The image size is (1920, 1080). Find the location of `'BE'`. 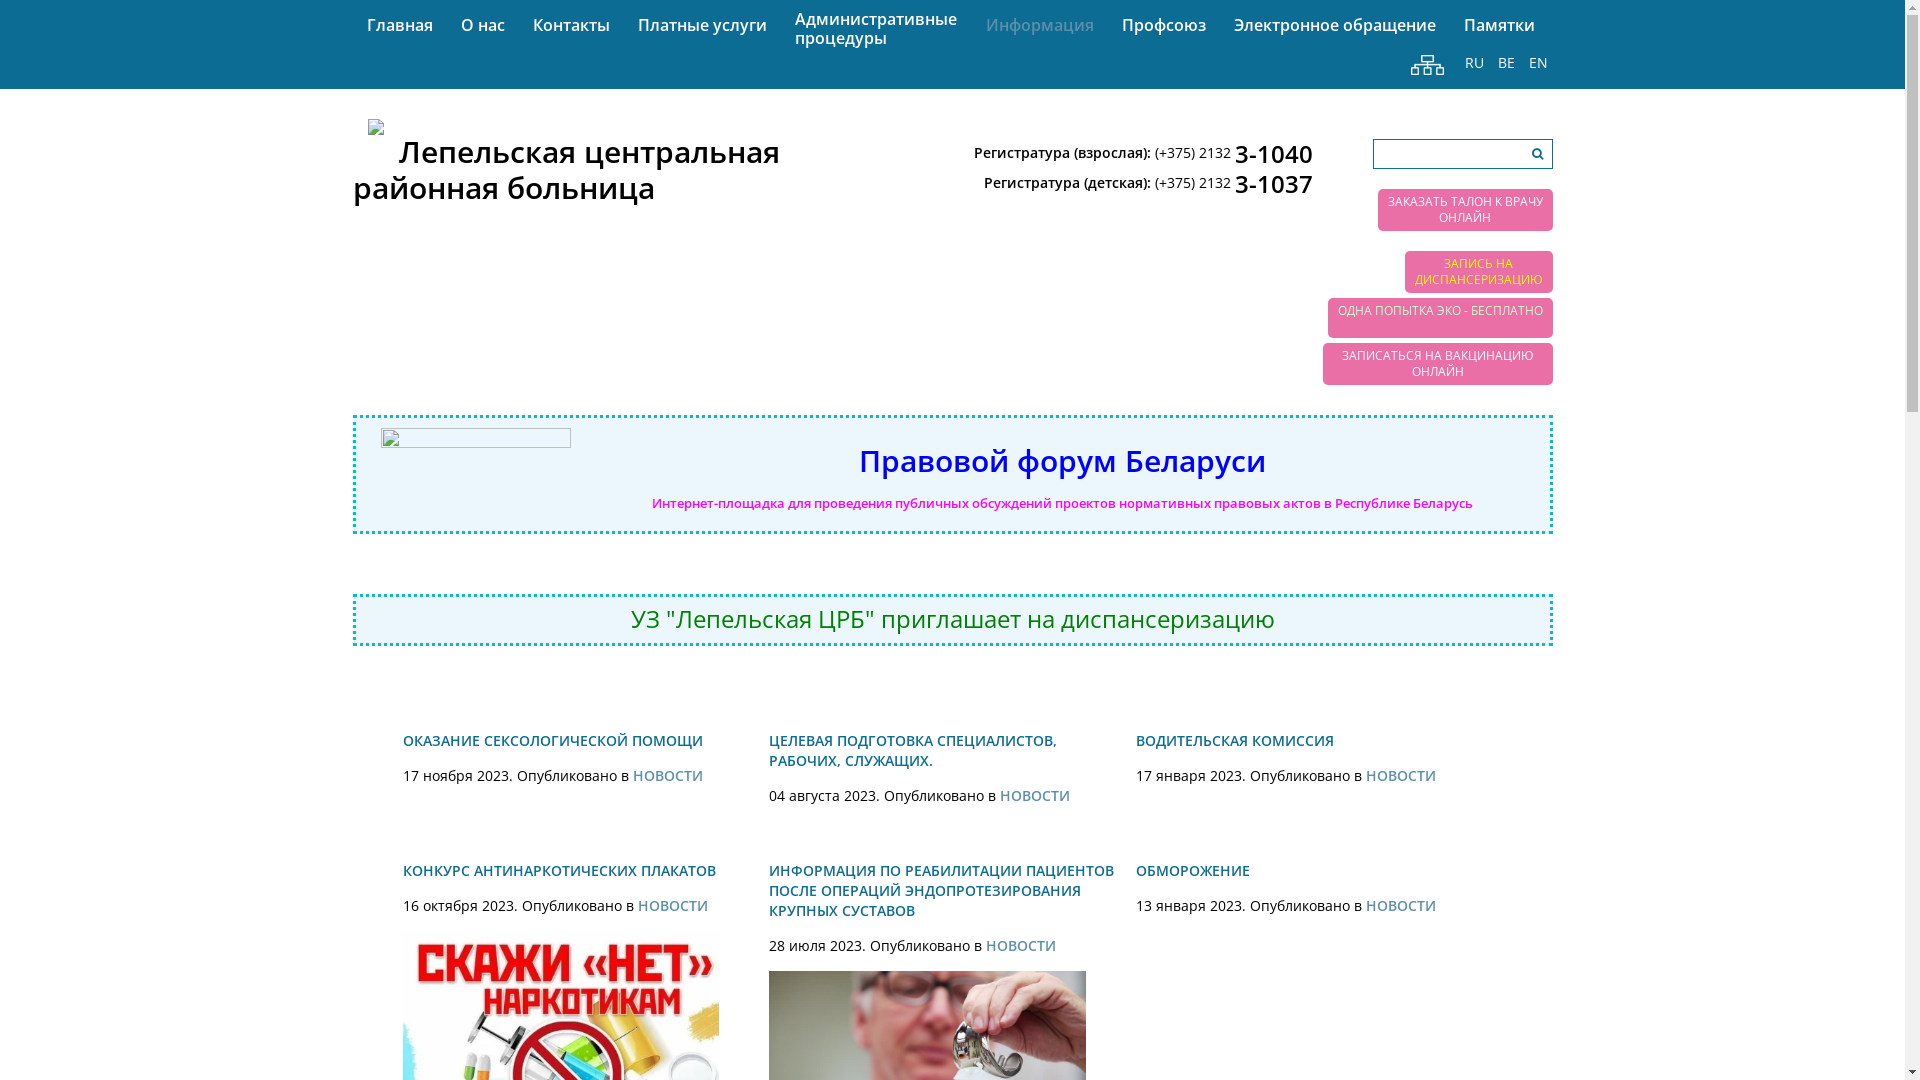

'BE' is located at coordinates (1505, 62).